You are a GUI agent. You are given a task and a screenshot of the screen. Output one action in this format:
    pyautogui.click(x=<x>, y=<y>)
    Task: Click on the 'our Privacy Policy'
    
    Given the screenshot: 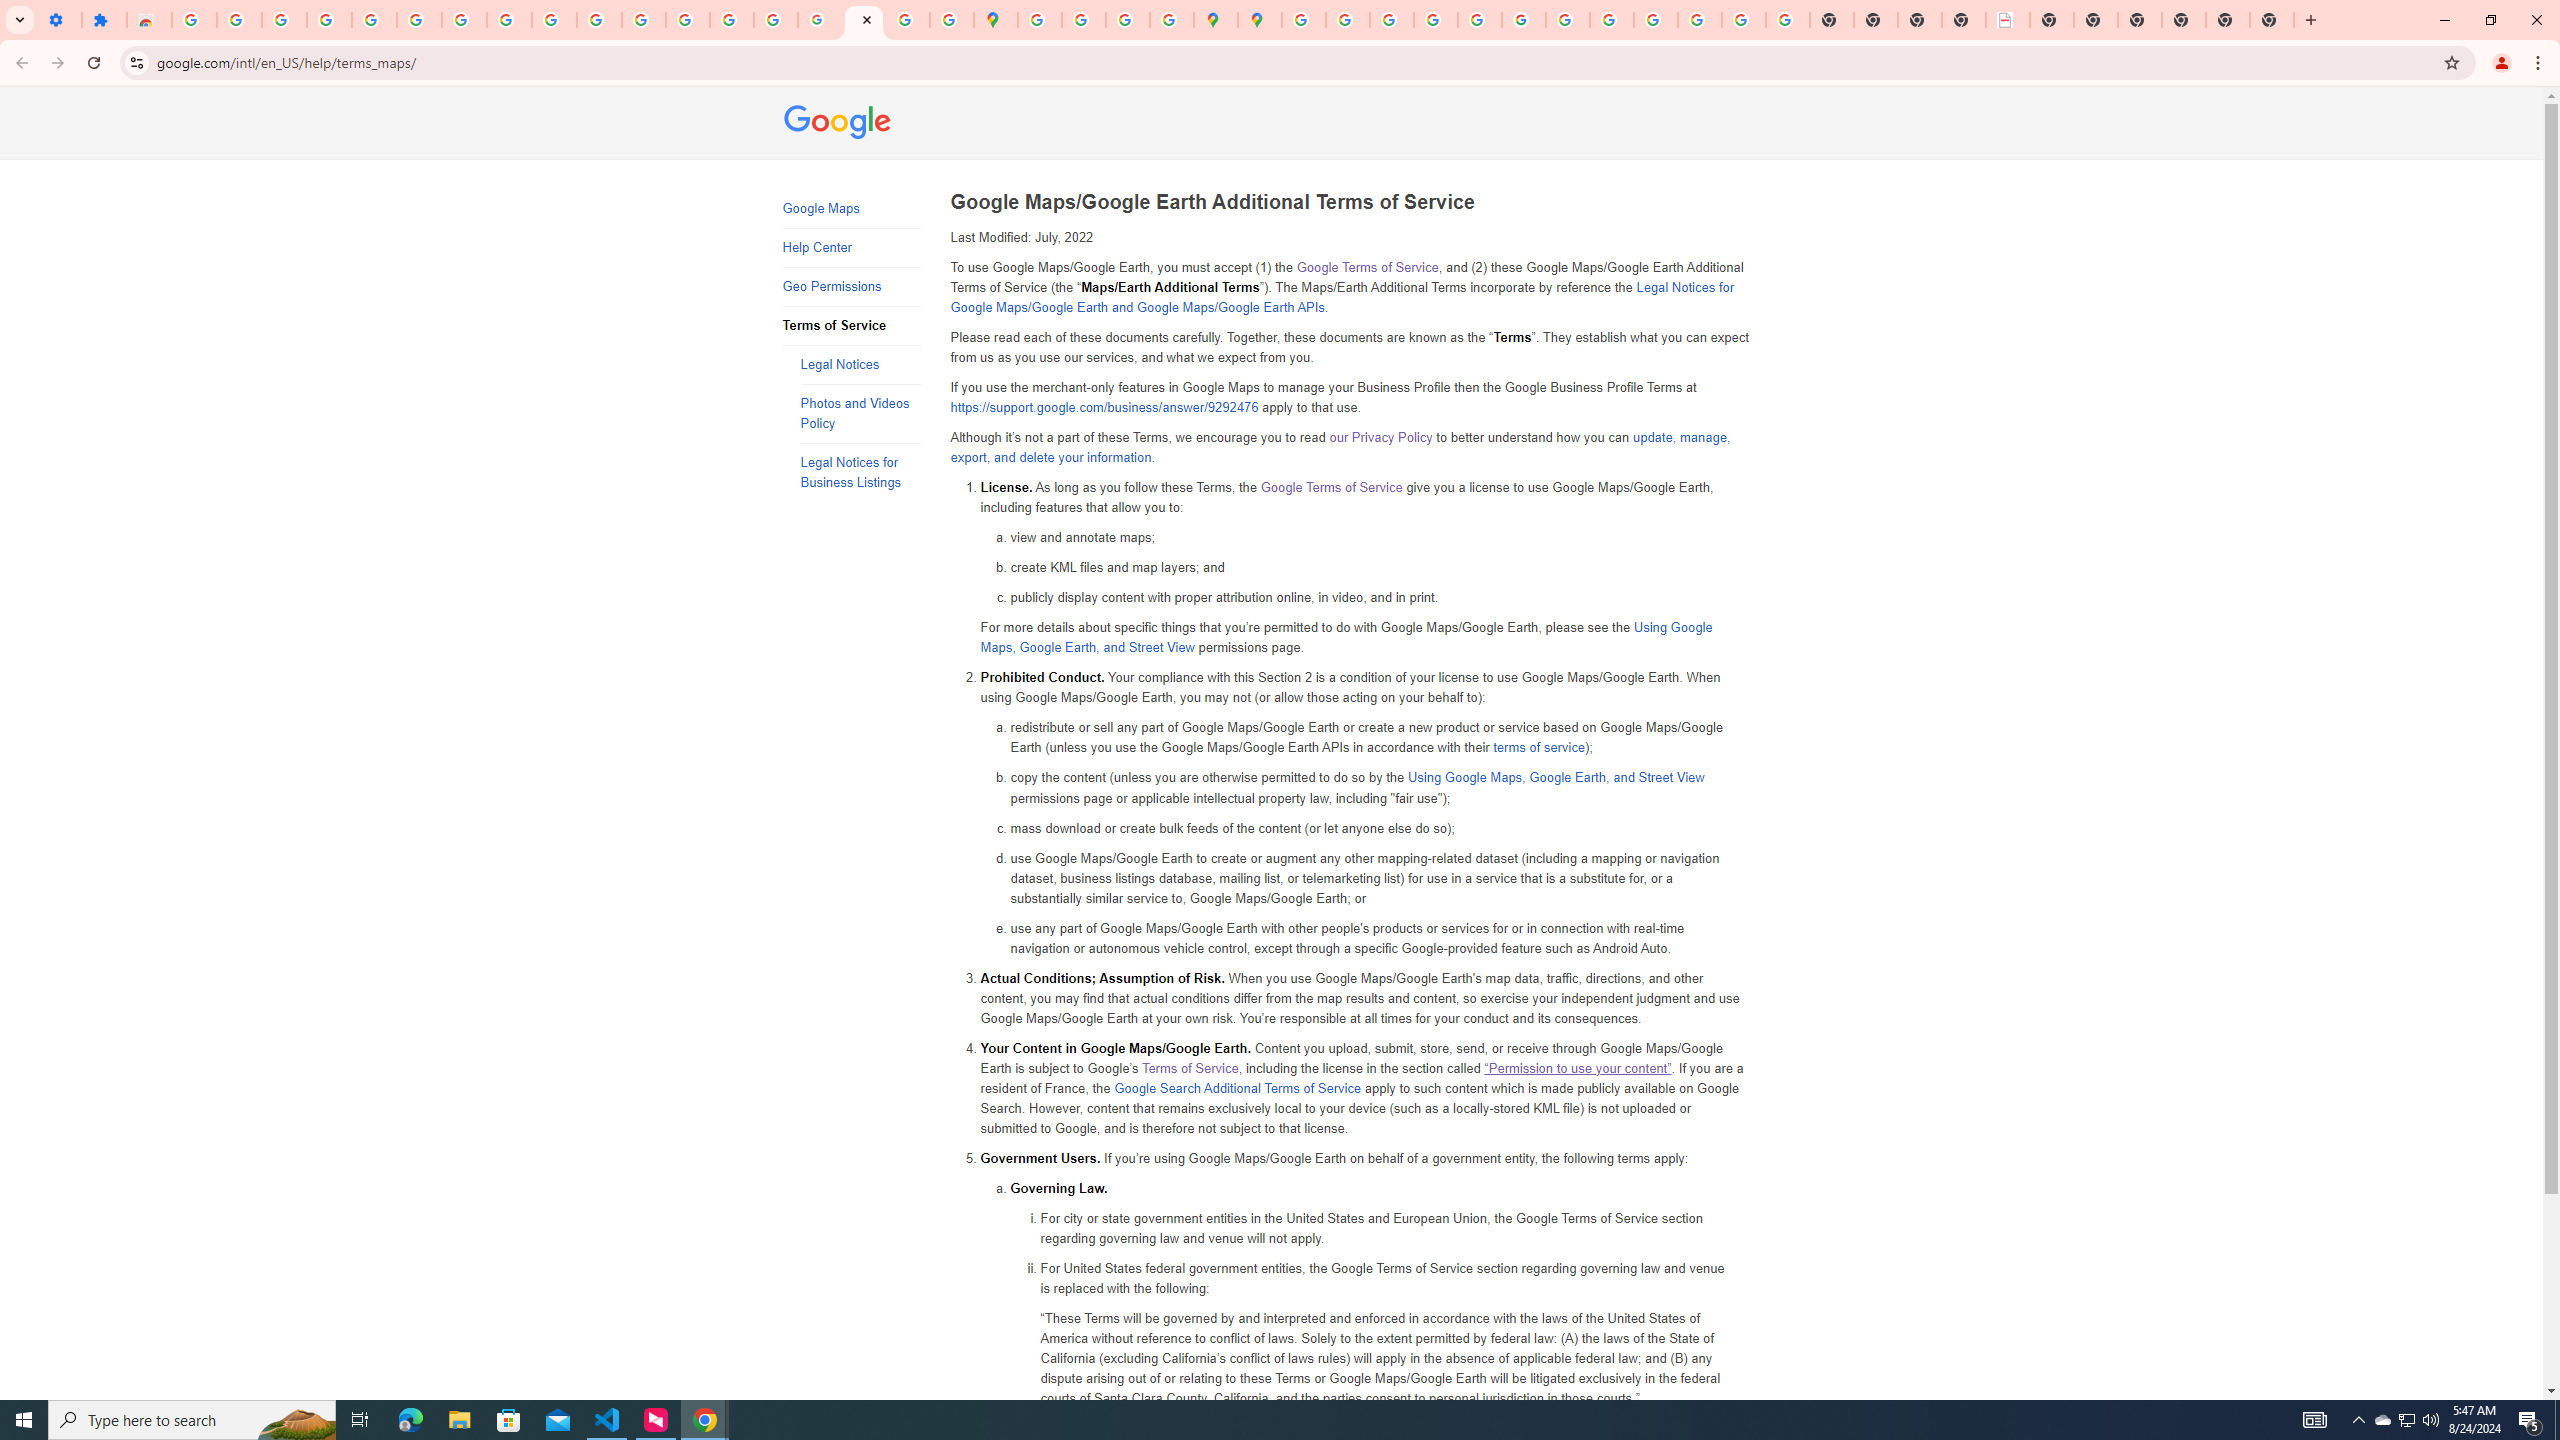 What is the action you would take?
    pyautogui.click(x=1381, y=437)
    